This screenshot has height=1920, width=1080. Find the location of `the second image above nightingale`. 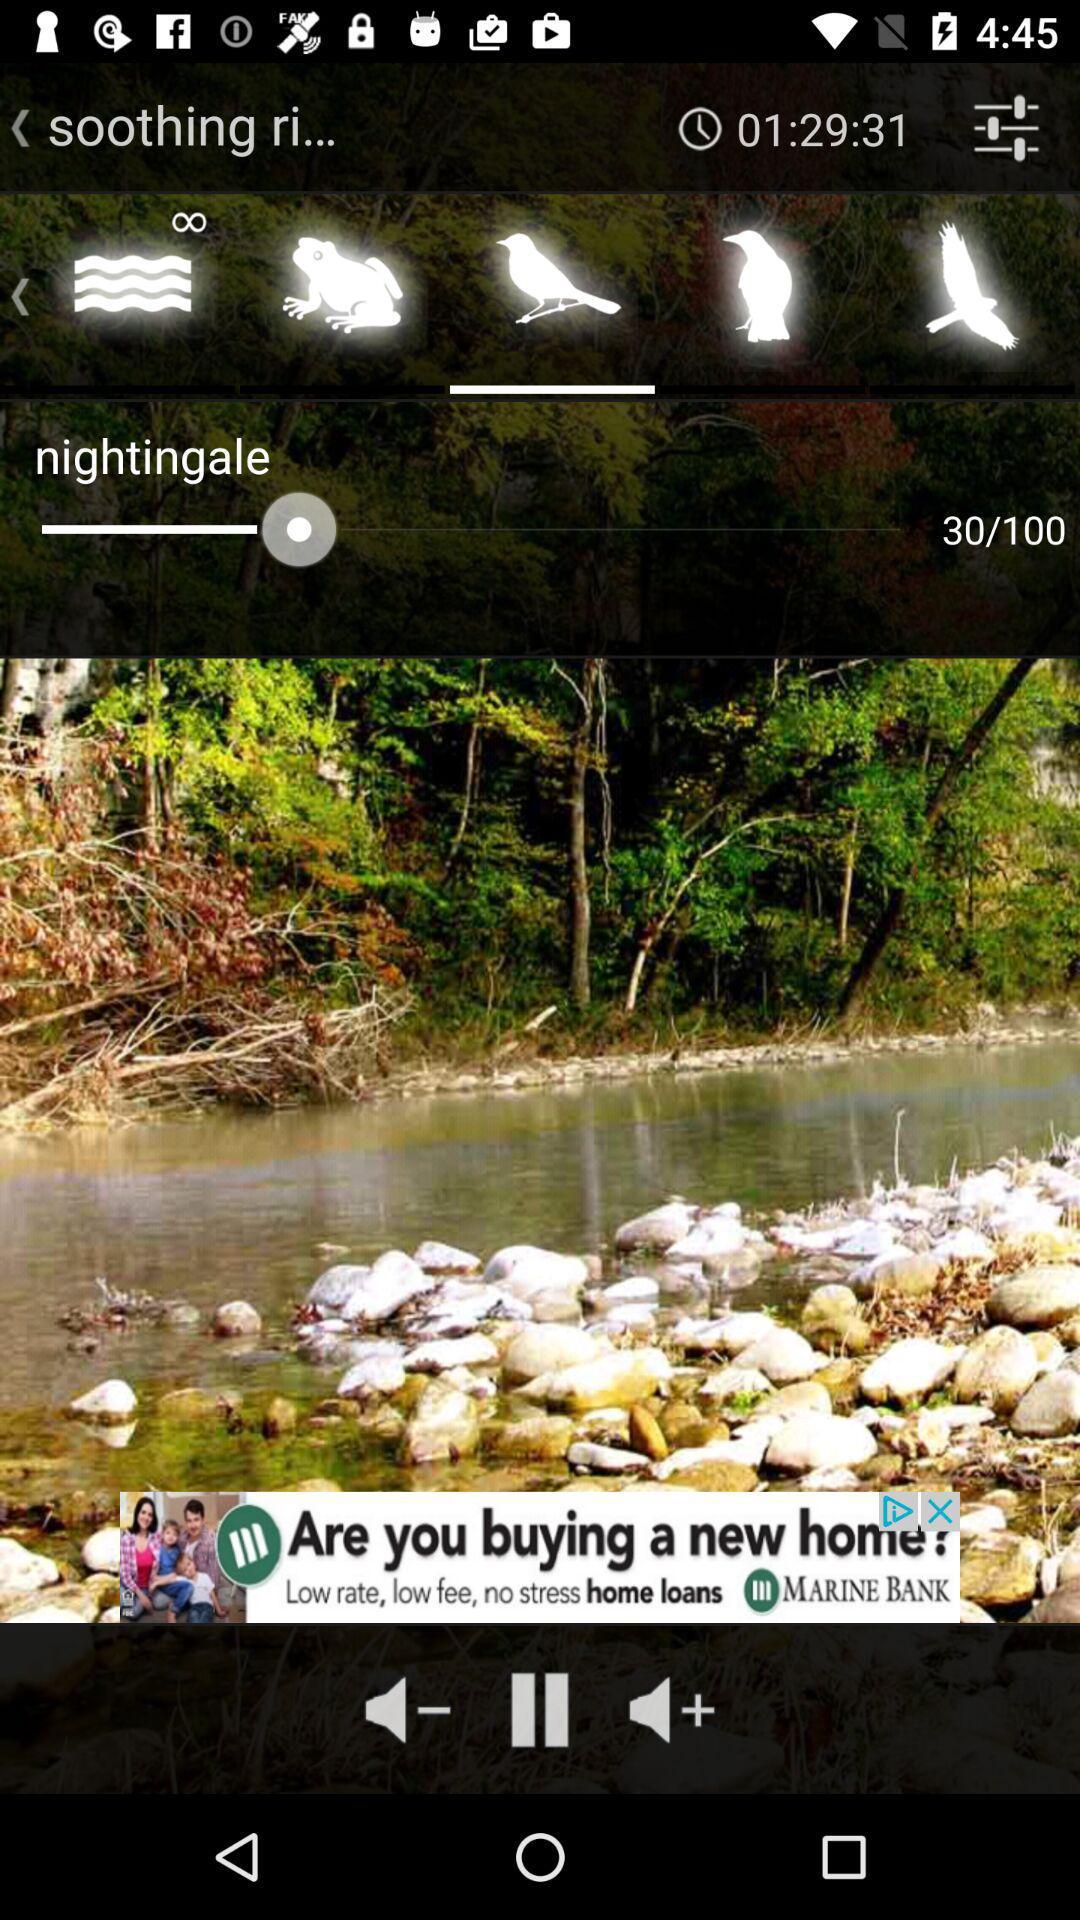

the second image above nightingale is located at coordinates (341, 291).